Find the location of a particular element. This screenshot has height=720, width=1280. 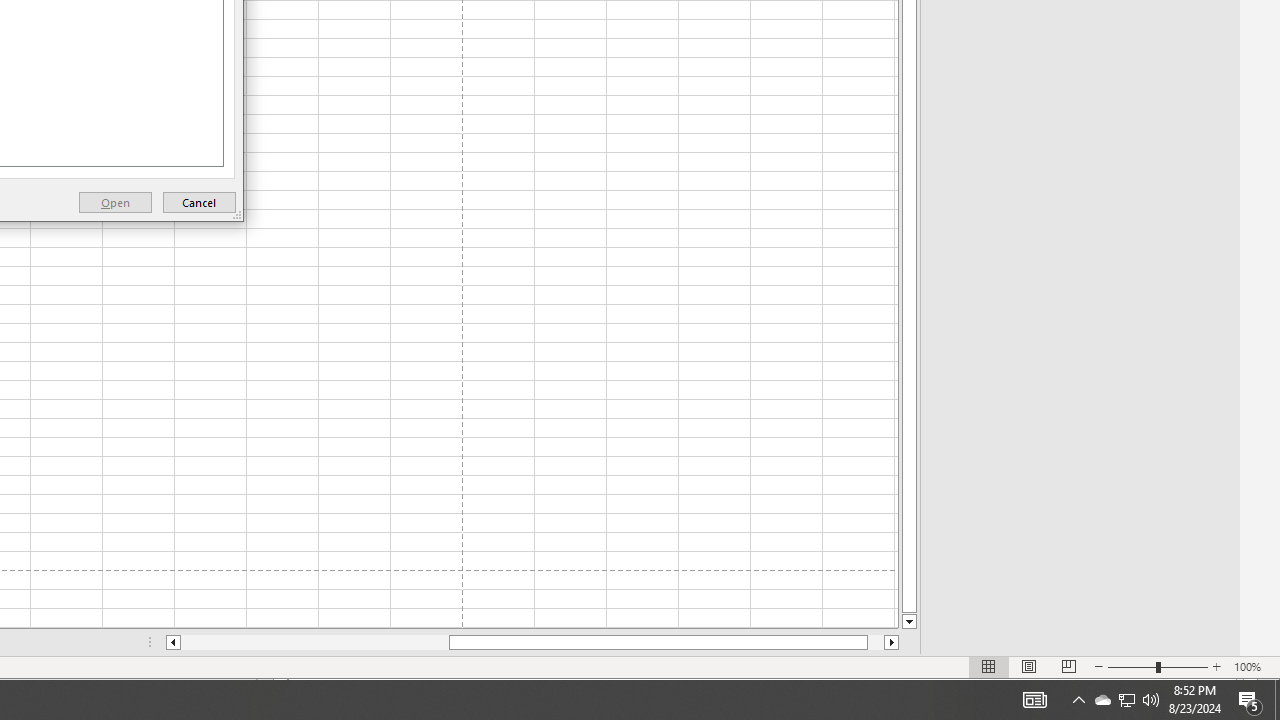

'Cancel' is located at coordinates (199, 202).